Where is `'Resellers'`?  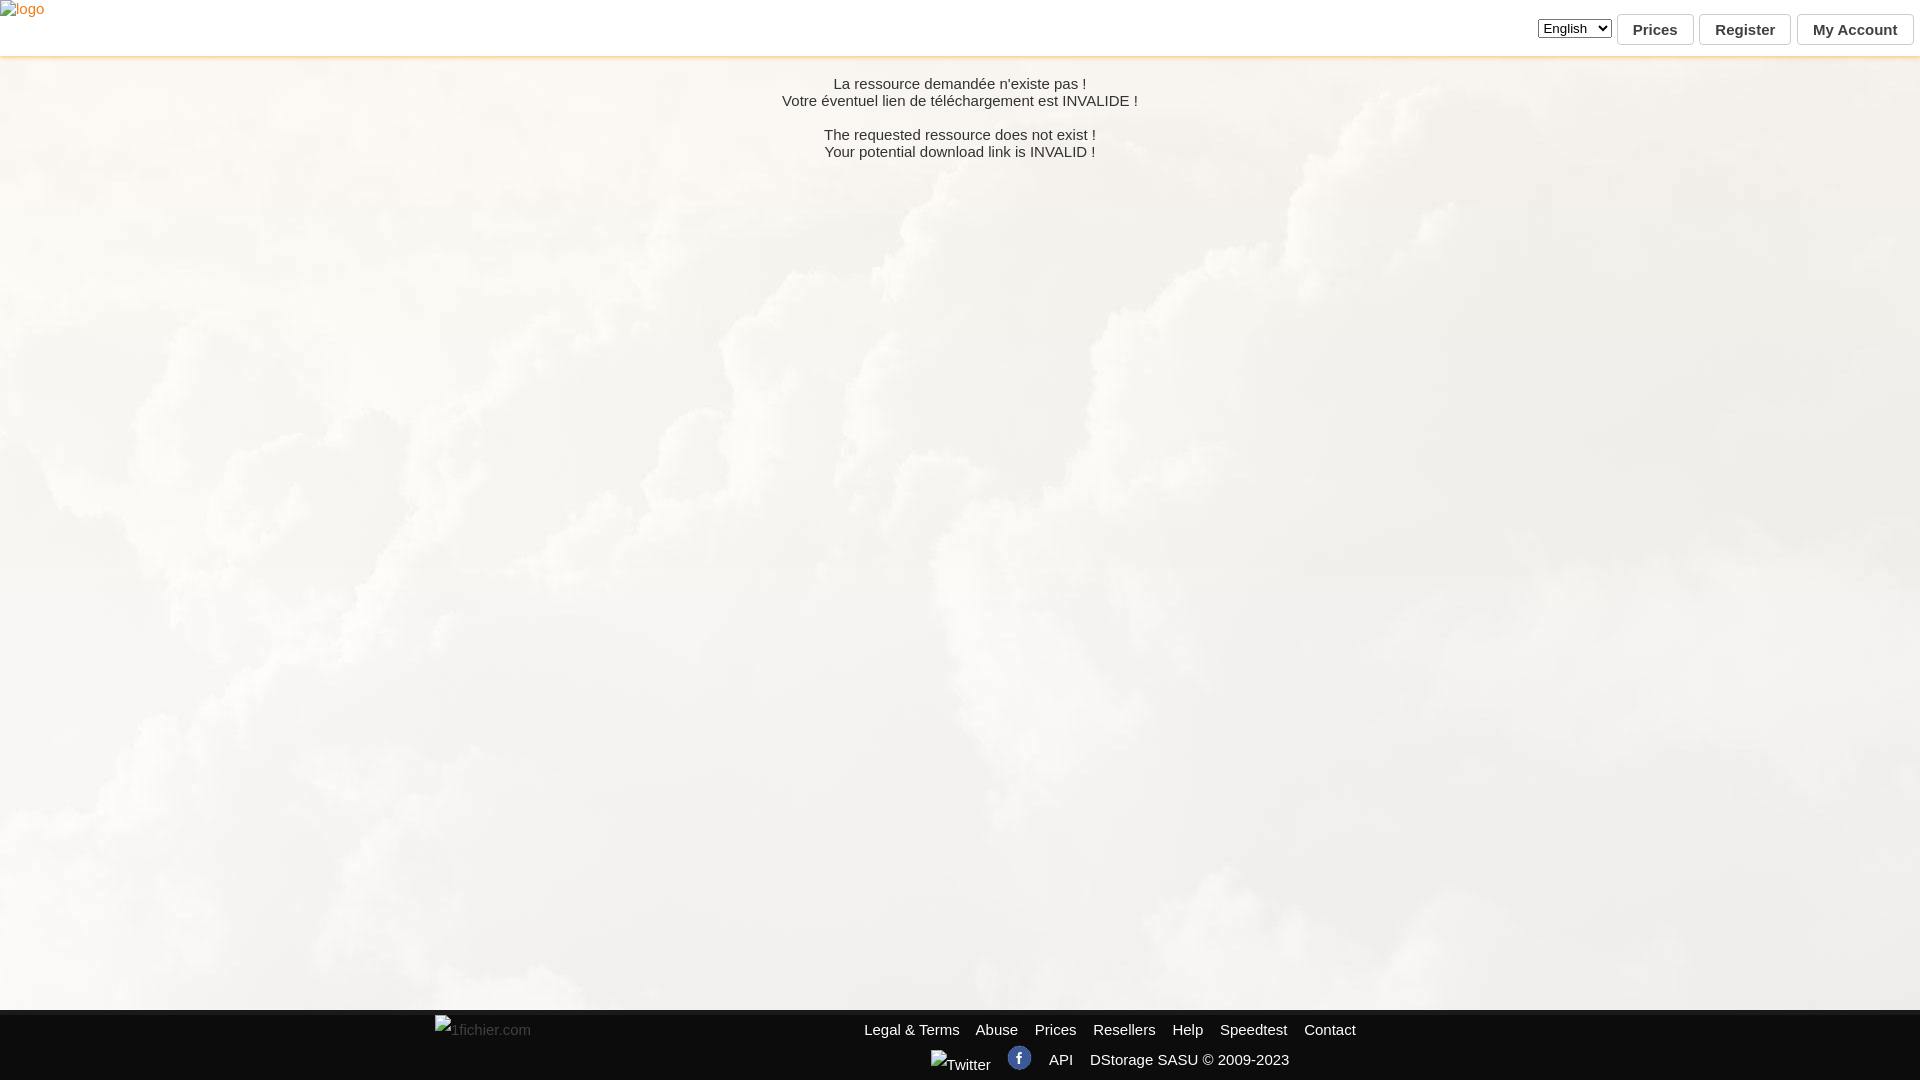 'Resellers' is located at coordinates (1124, 1029).